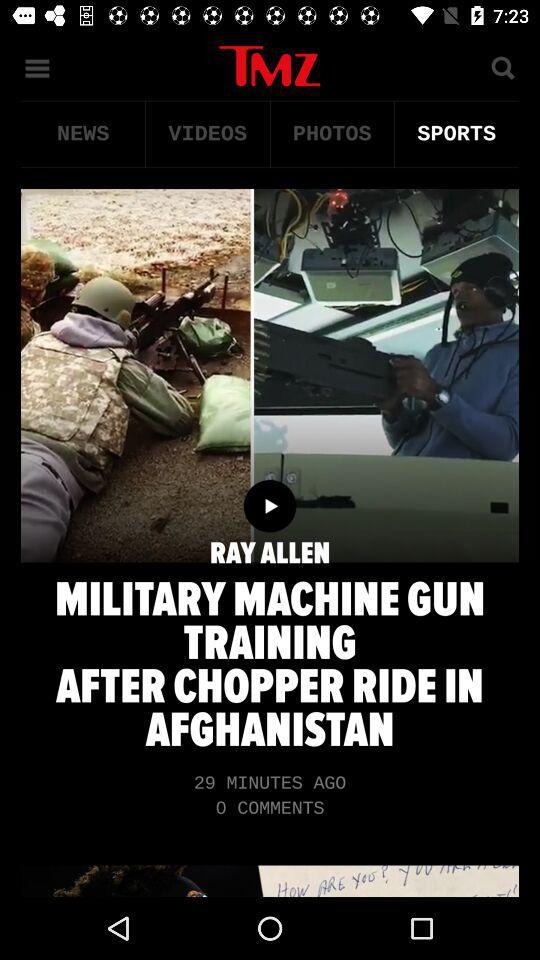 The height and width of the screenshot is (960, 540). What do you see at coordinates (206, 133) in the screenshot?
I see `videos item` at bounding box center [206, 133].